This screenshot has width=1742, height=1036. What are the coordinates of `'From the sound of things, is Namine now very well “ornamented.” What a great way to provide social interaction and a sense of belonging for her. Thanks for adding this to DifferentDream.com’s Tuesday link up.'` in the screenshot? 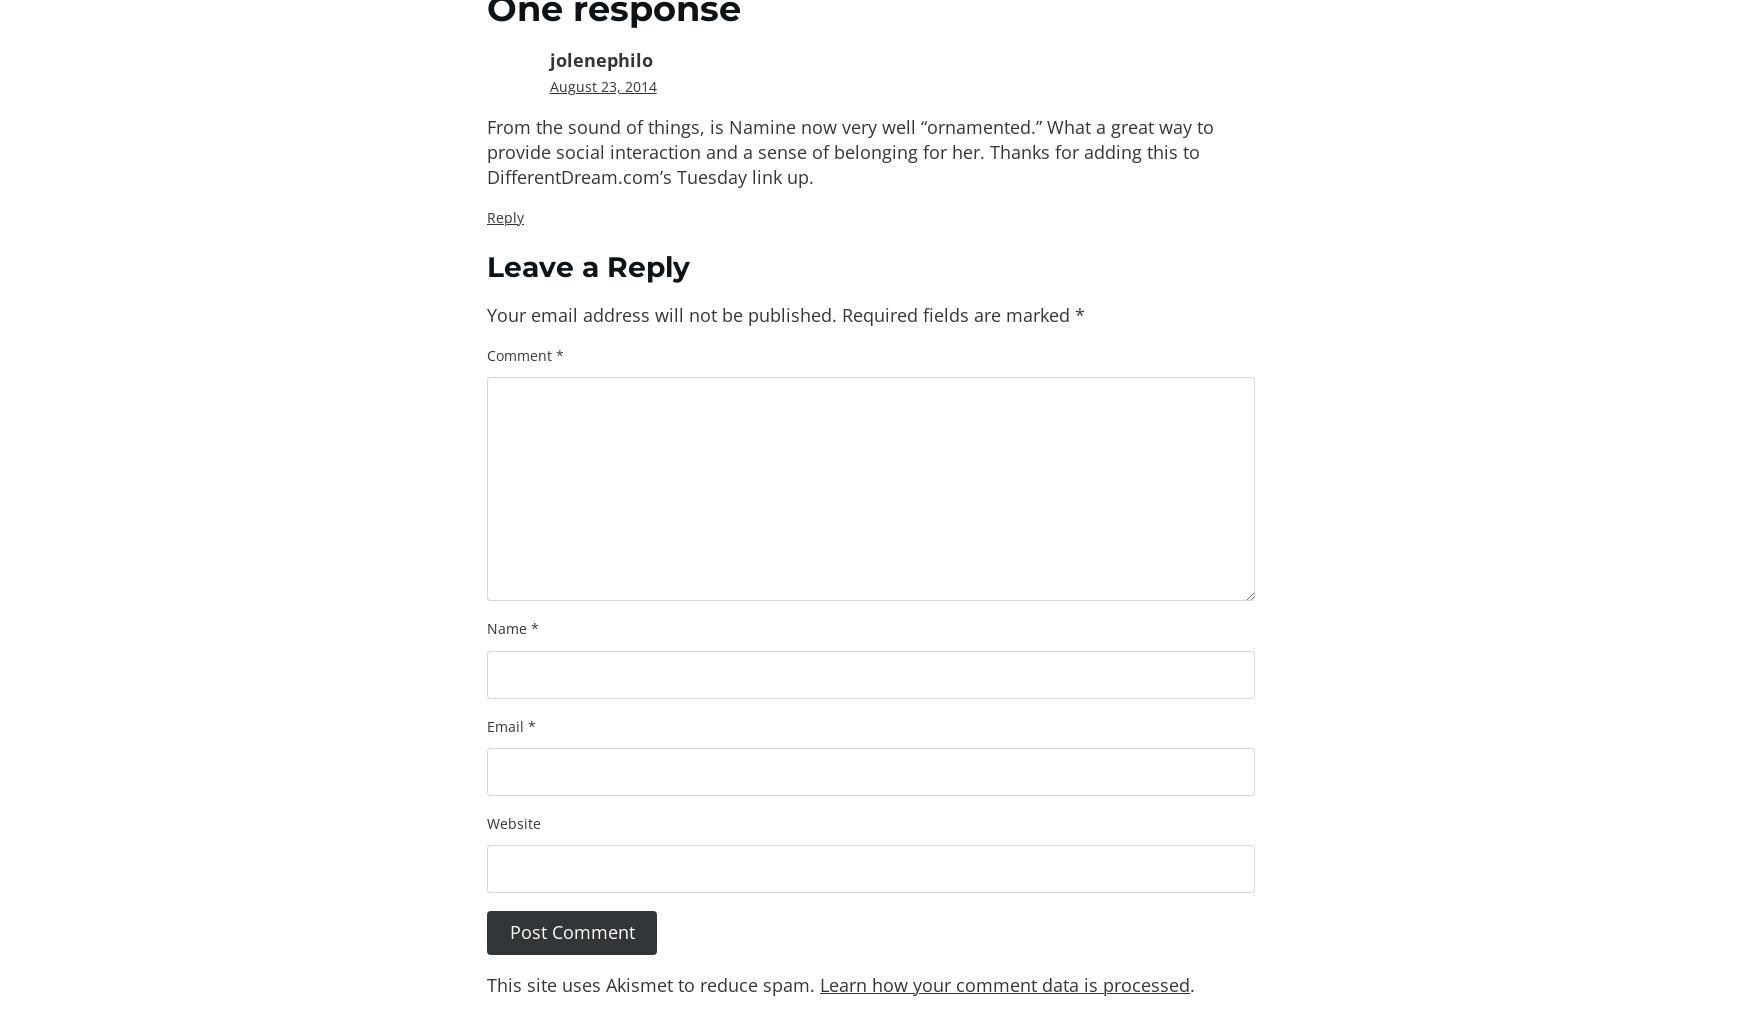 It's located at (487, 151).